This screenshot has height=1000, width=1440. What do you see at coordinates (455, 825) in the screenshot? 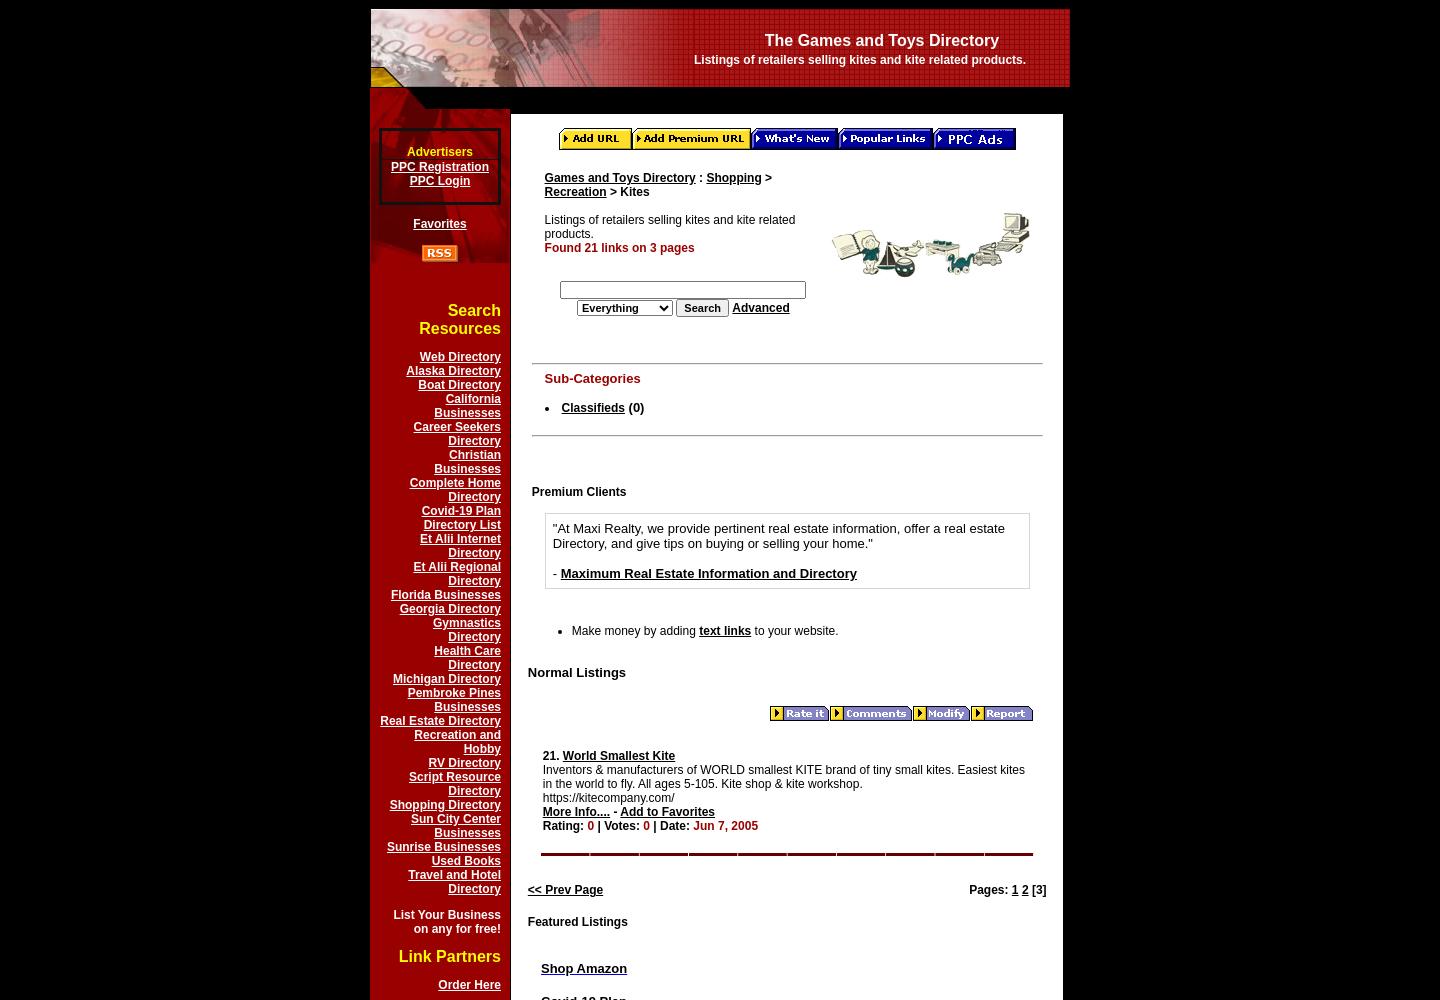
I see `'Sun City Center Businesses'` at bounding box center [455, 825].